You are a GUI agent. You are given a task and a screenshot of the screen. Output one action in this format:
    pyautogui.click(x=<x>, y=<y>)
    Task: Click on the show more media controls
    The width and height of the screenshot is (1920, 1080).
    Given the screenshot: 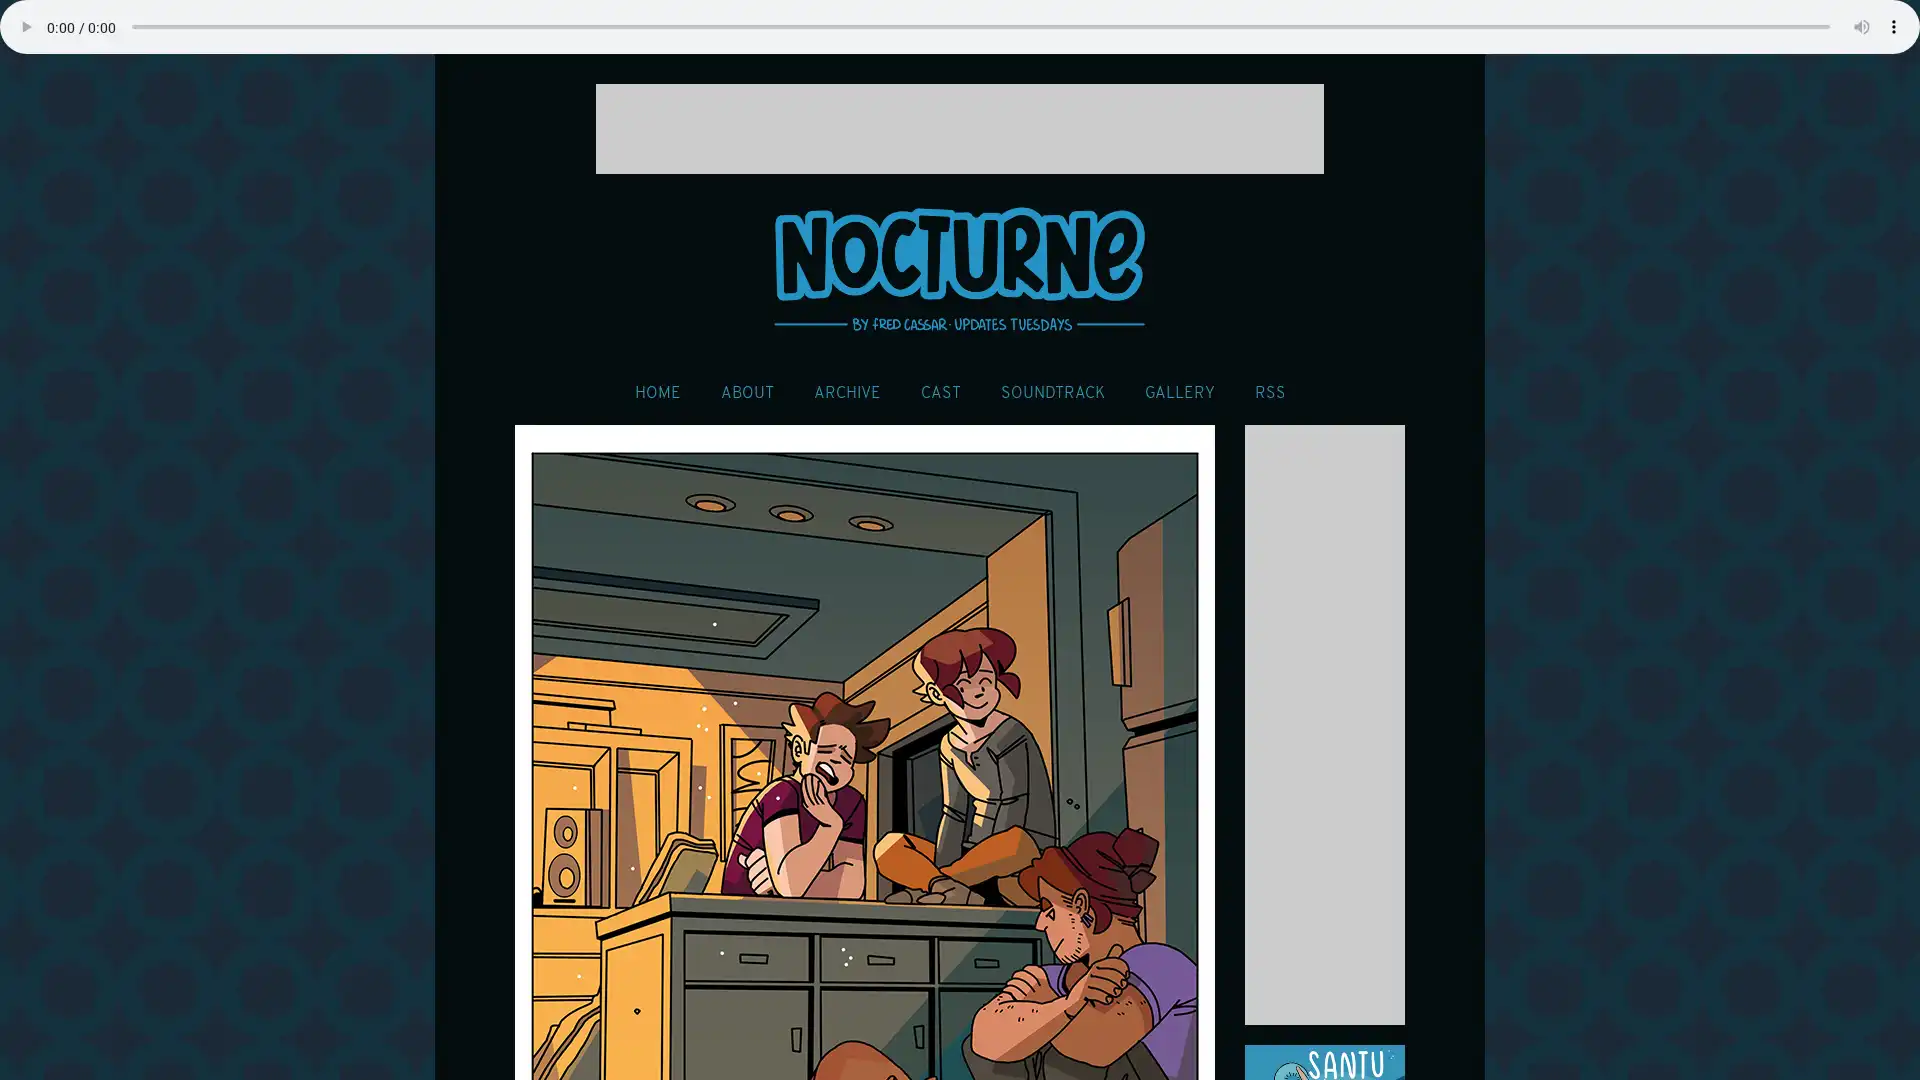 What is the action you would take?
    pyautogui.click(x=1893, y=27)
    